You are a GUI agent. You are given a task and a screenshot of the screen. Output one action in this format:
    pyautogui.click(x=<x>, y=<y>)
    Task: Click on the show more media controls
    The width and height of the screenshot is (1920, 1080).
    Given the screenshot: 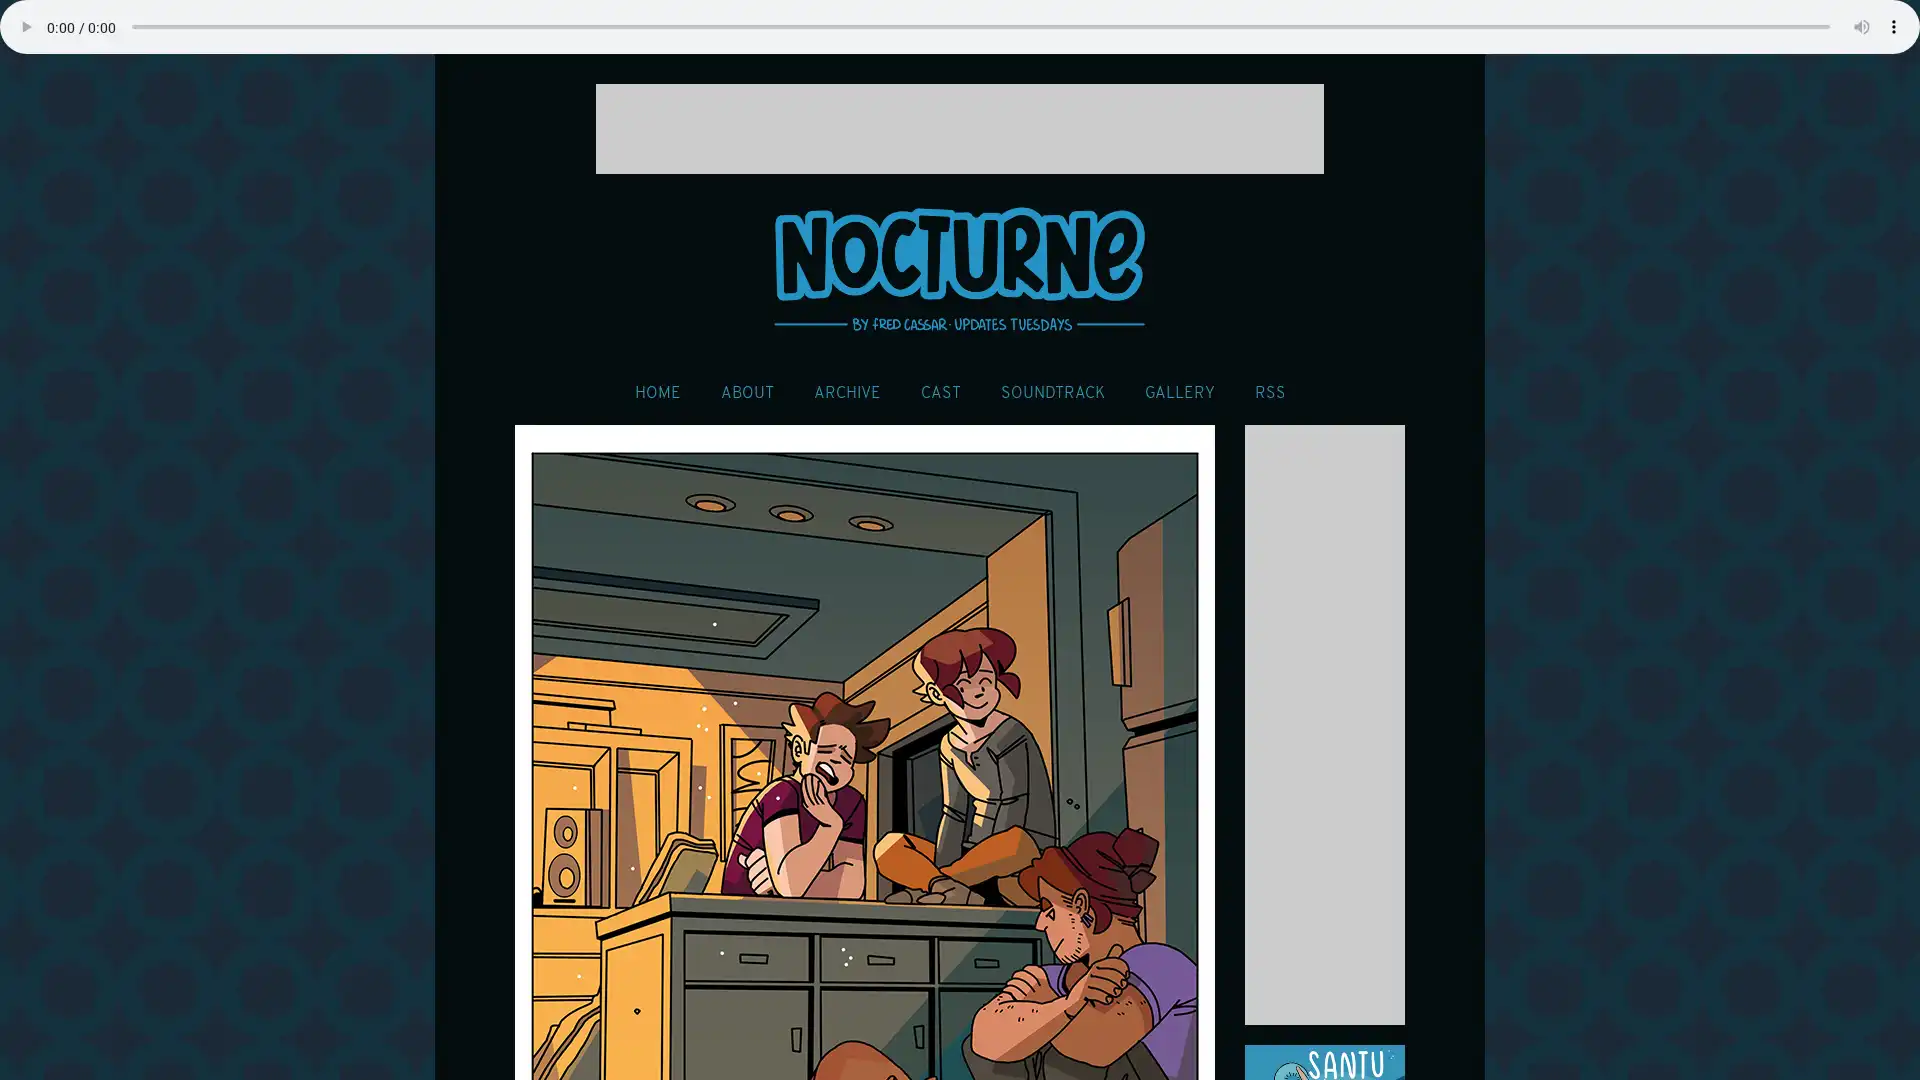 What is the action you would take?
    pyautogui.click(x=1893, y=27)
    